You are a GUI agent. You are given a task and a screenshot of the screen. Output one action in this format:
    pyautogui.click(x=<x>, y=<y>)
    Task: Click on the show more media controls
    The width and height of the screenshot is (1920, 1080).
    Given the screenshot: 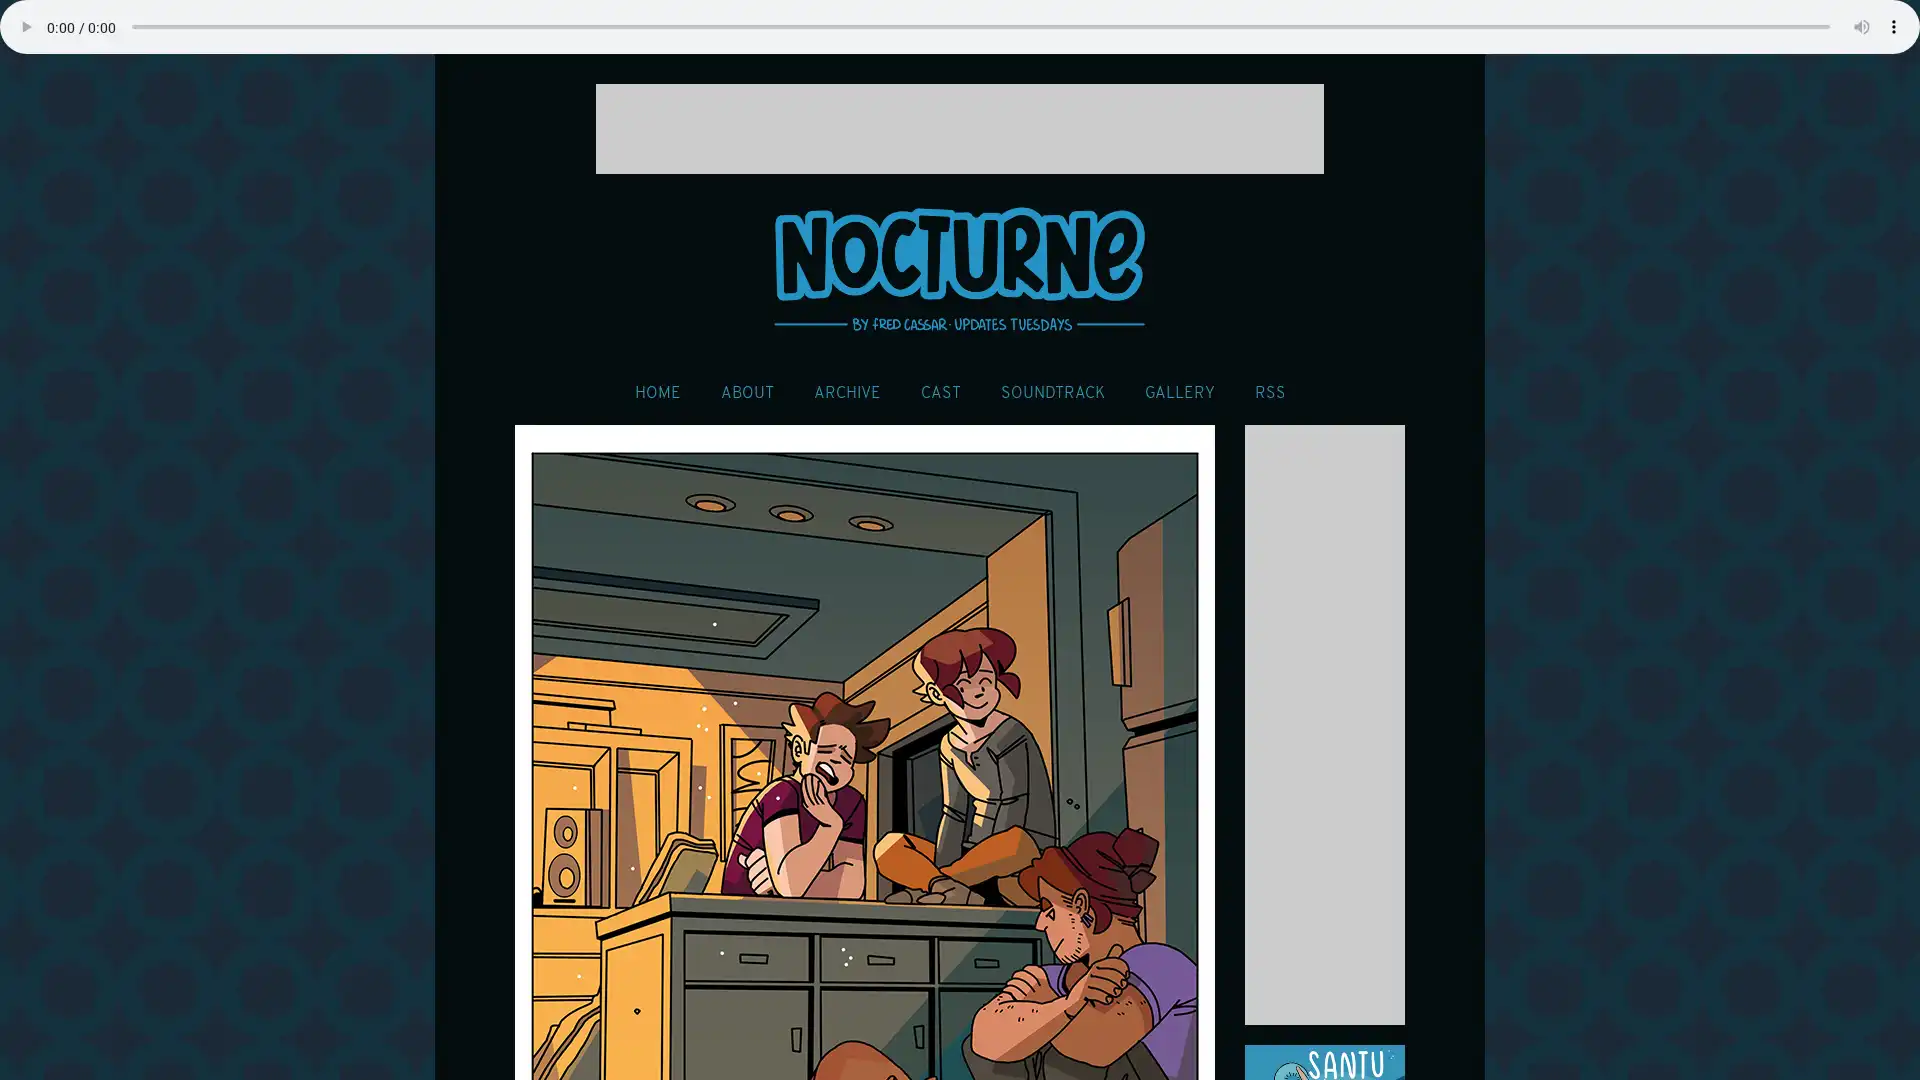 What is the action you would take?
    pyautogui.click(x=1893, y=27)
    